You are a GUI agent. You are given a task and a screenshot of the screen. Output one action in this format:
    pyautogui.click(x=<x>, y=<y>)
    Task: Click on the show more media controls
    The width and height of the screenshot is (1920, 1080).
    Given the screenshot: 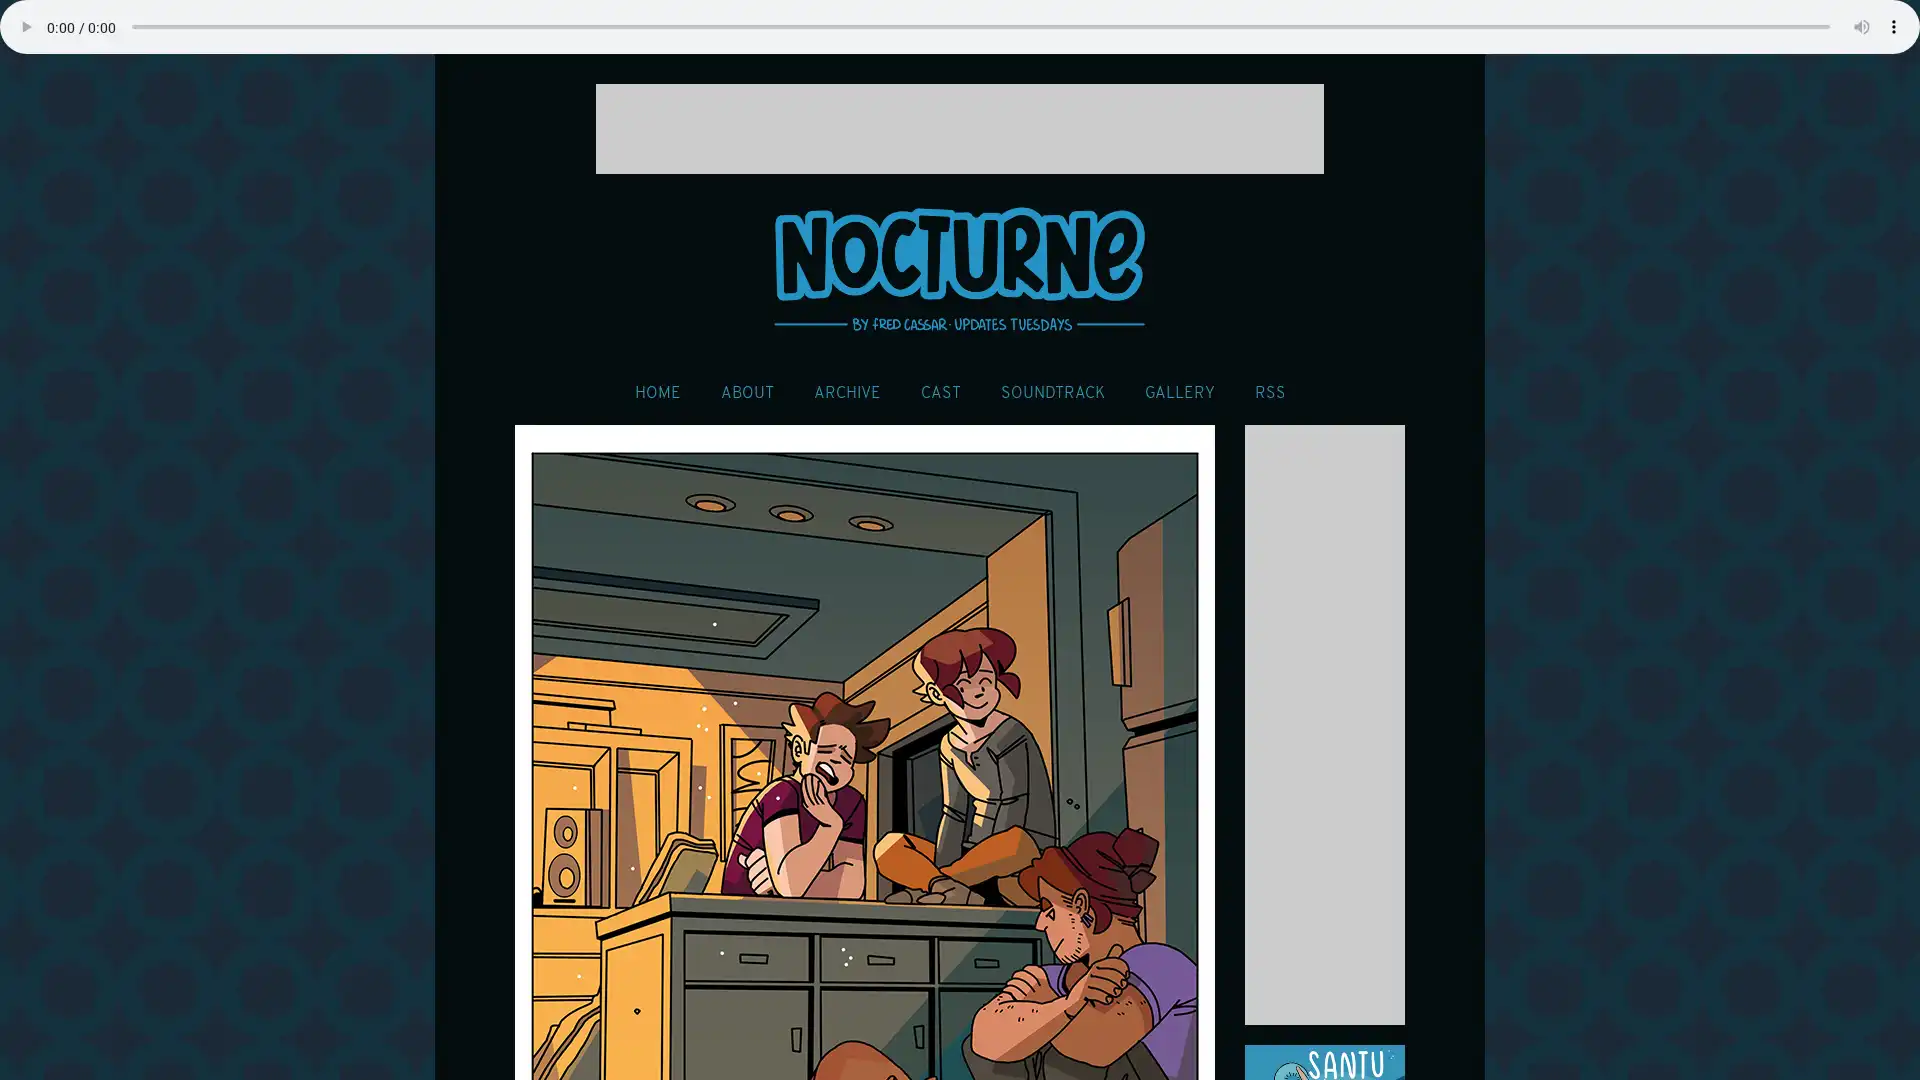 What is the action you would take?
    pyautogui.click(x=1893, y=27)
    